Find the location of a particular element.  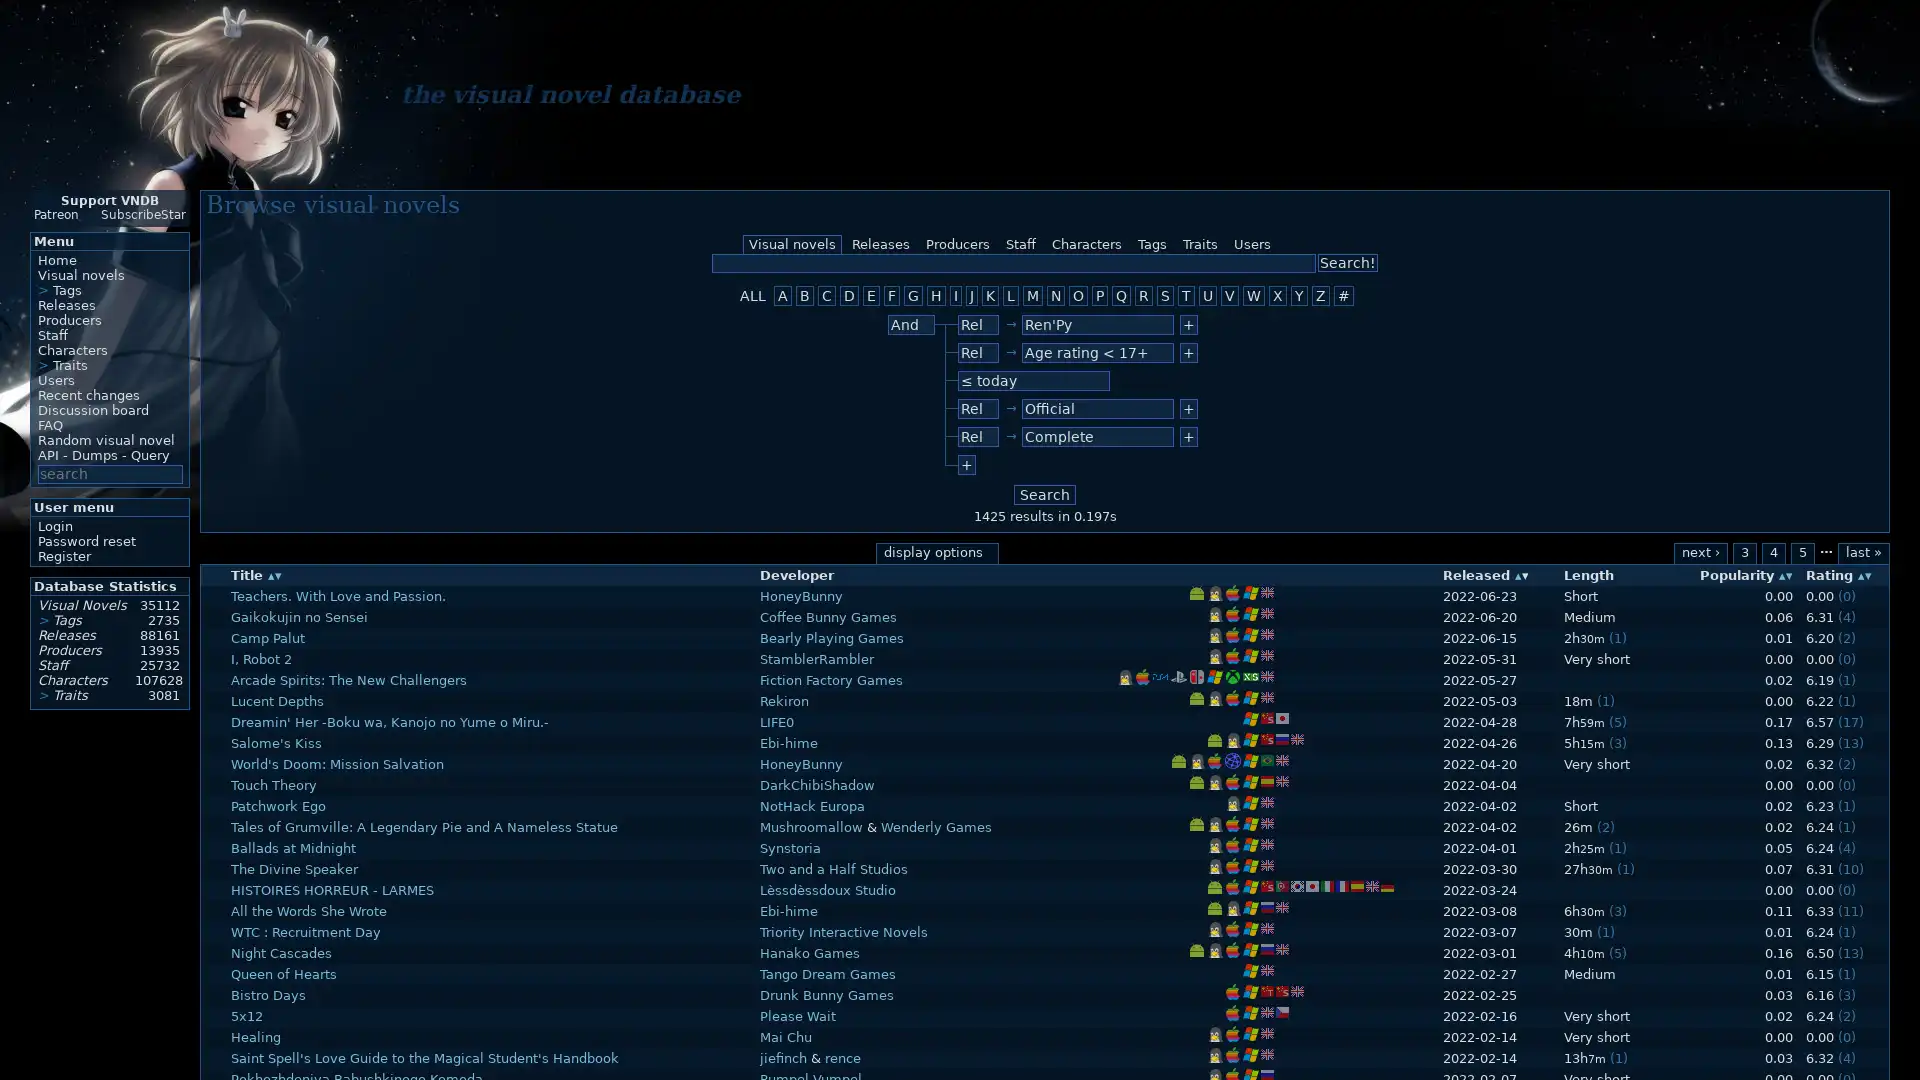

Search! is located at coordinates (1348, 261).